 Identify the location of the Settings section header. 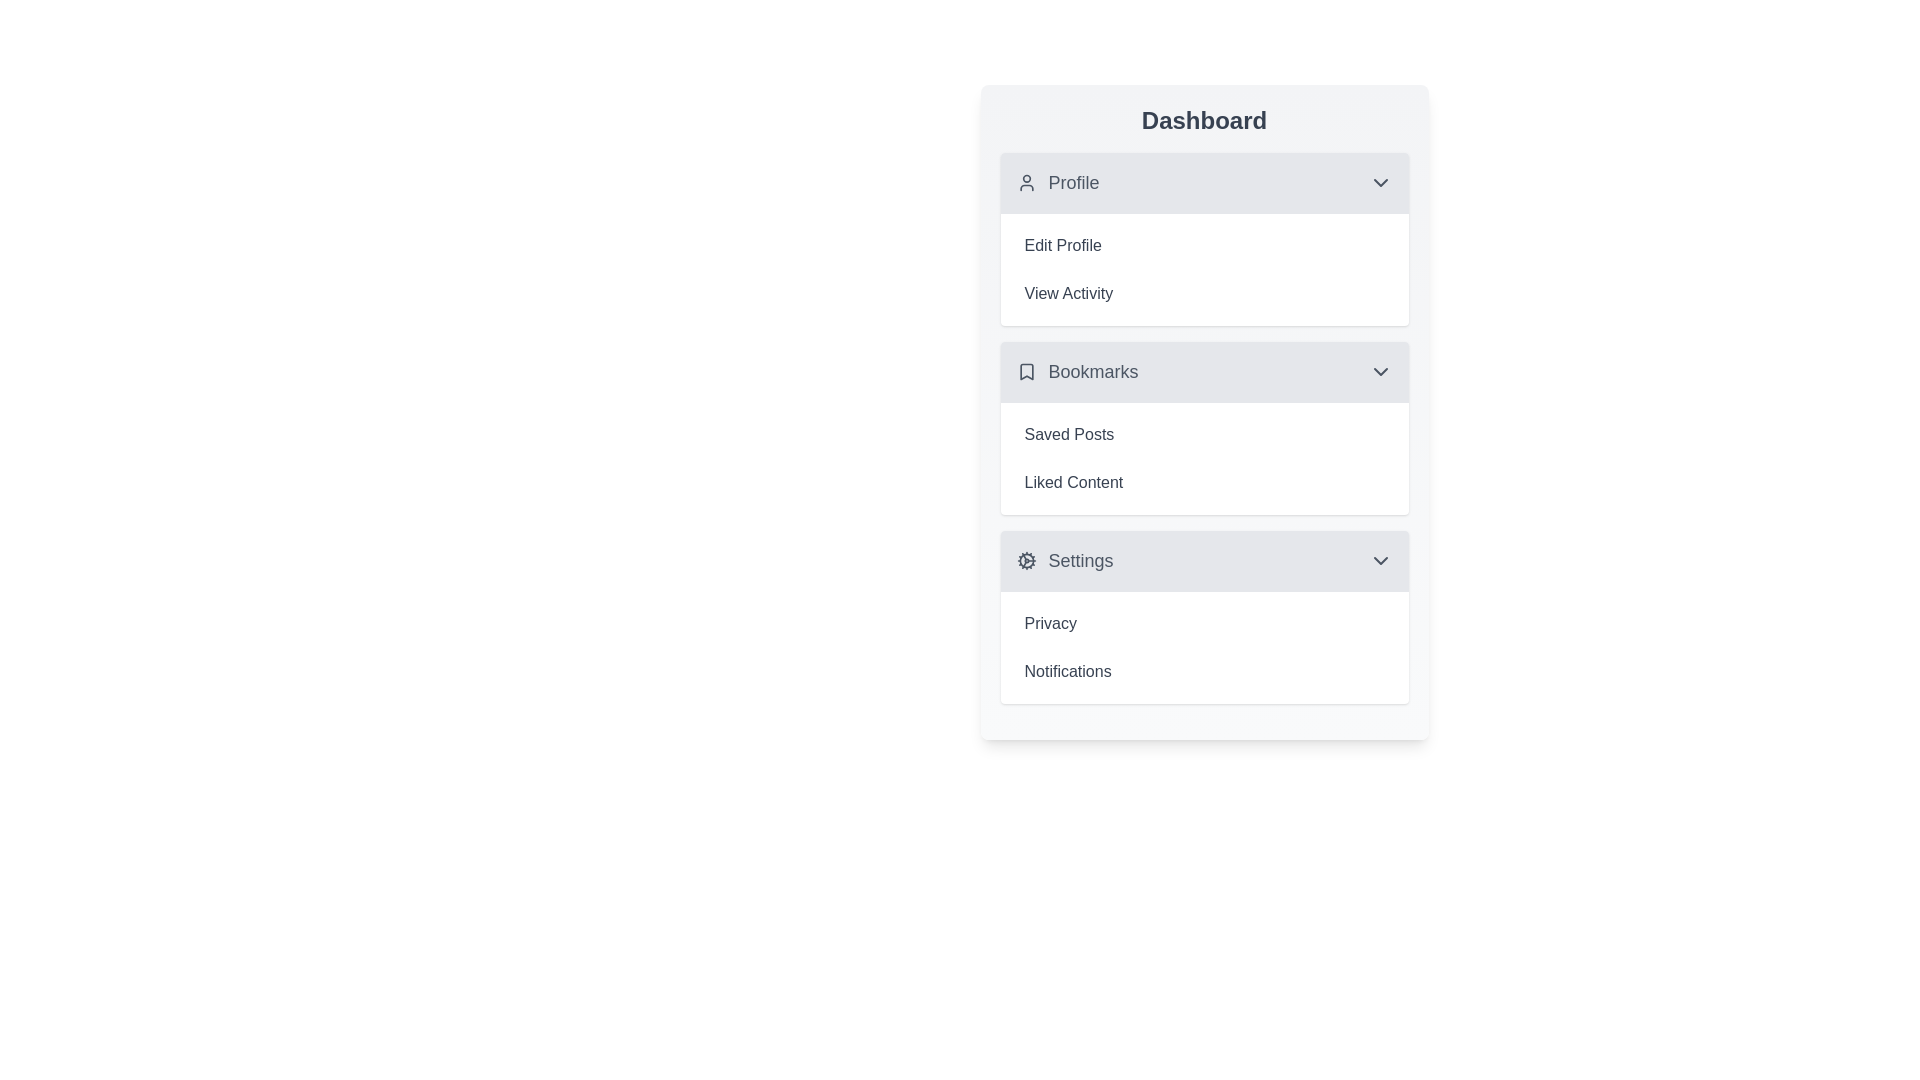
(1203, 560).